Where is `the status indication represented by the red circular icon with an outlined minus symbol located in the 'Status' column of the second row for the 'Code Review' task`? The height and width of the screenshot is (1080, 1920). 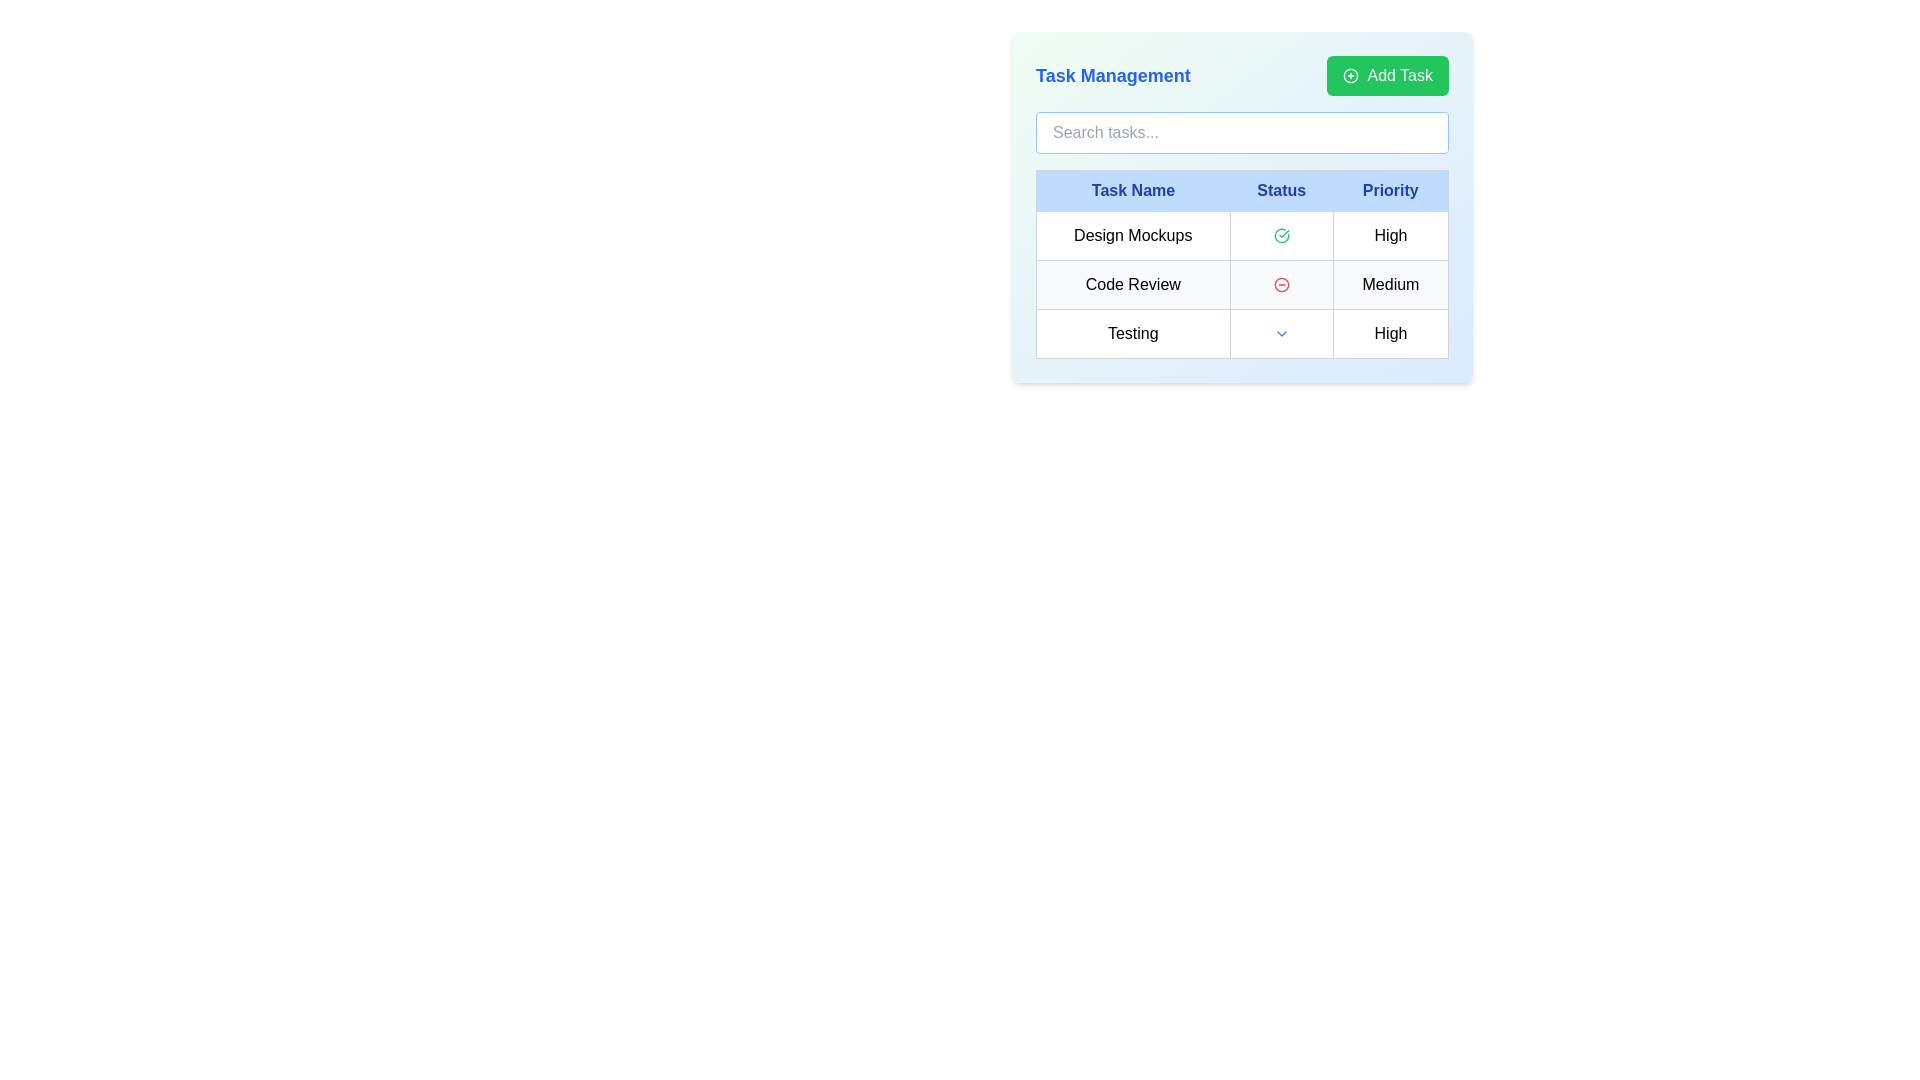
the status indication represented by the red circular icon with an outlined minus symbol located in the 'Status' column of the second row for the 'Code Review' task is located at coordinates (1281, 285).